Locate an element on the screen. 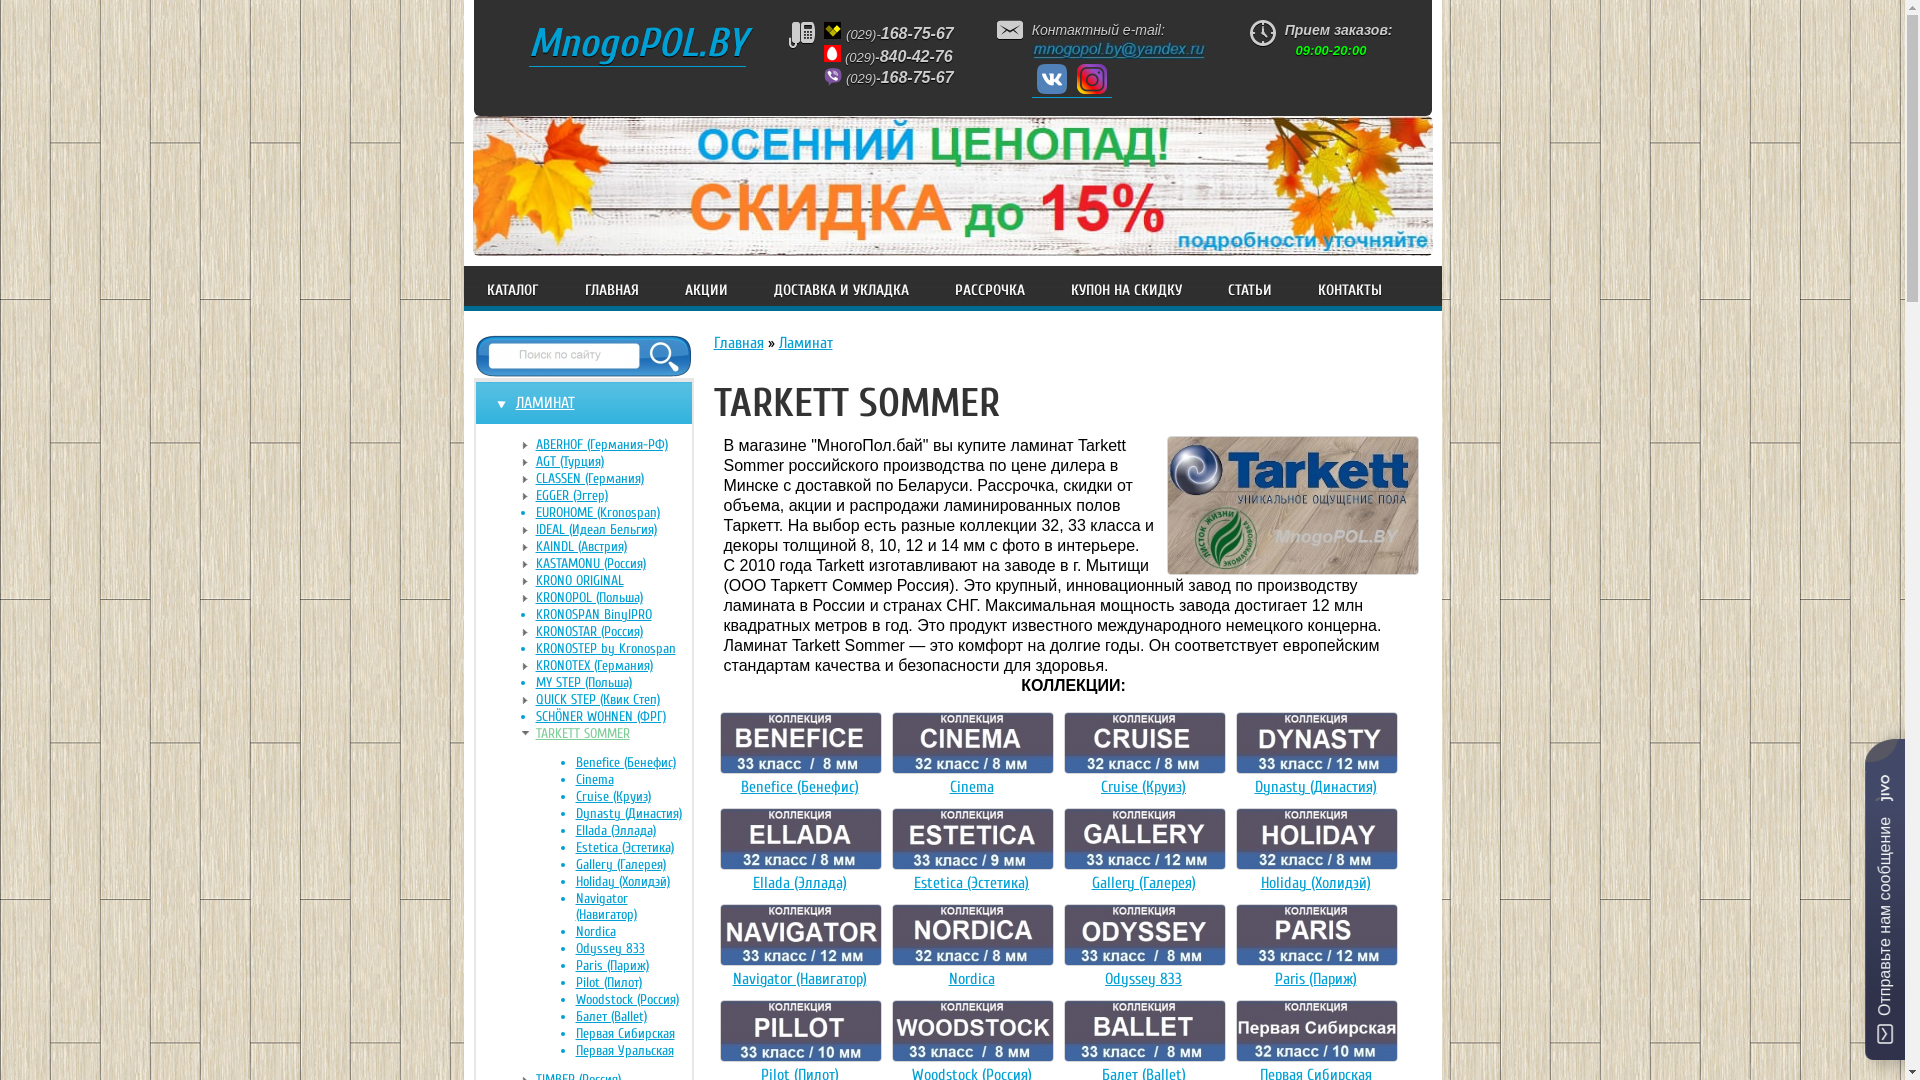  'Cinema' is located at coordinates (971, 785).